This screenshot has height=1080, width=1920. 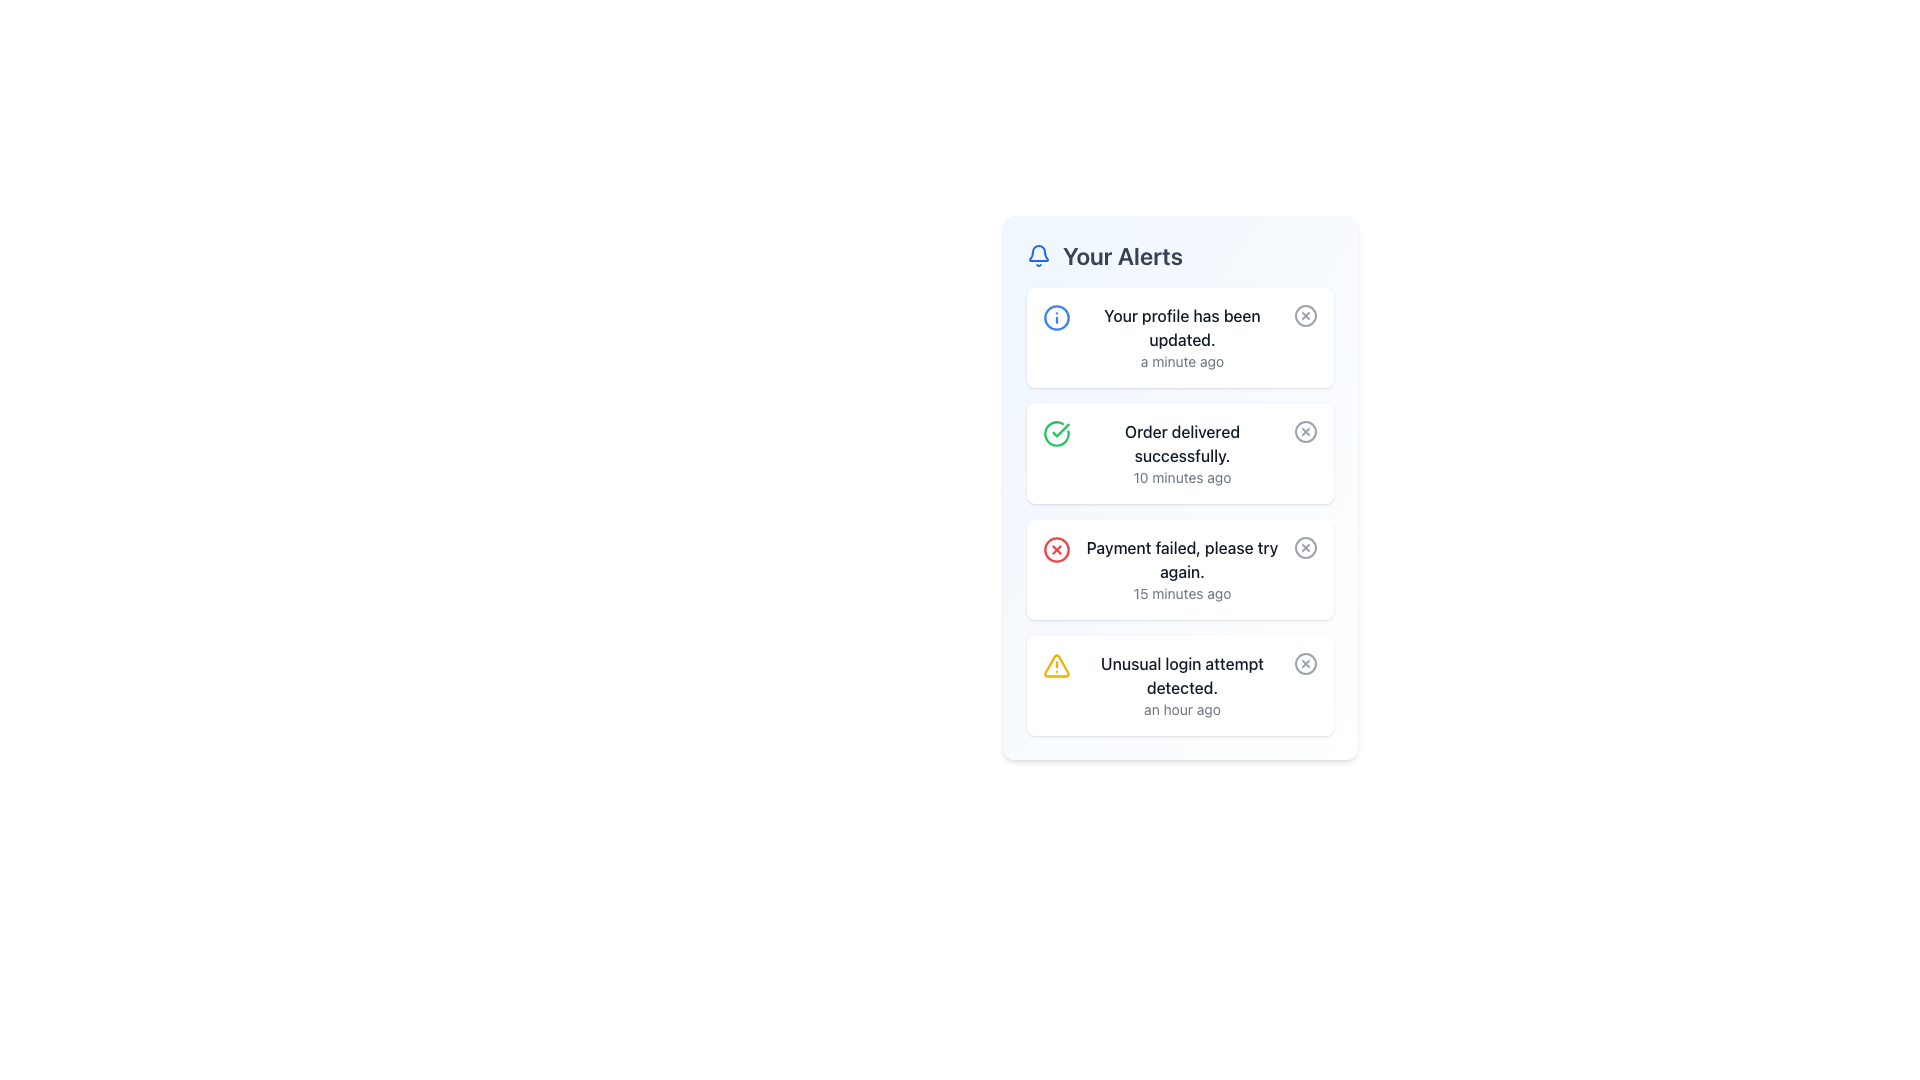 What do you see at coordinates (1180, 454) in the screenshot?
I see `the Notification Card that indicates a successful order delivery, which is the second notification in the alert panel` at bounding box center [1180, 454].